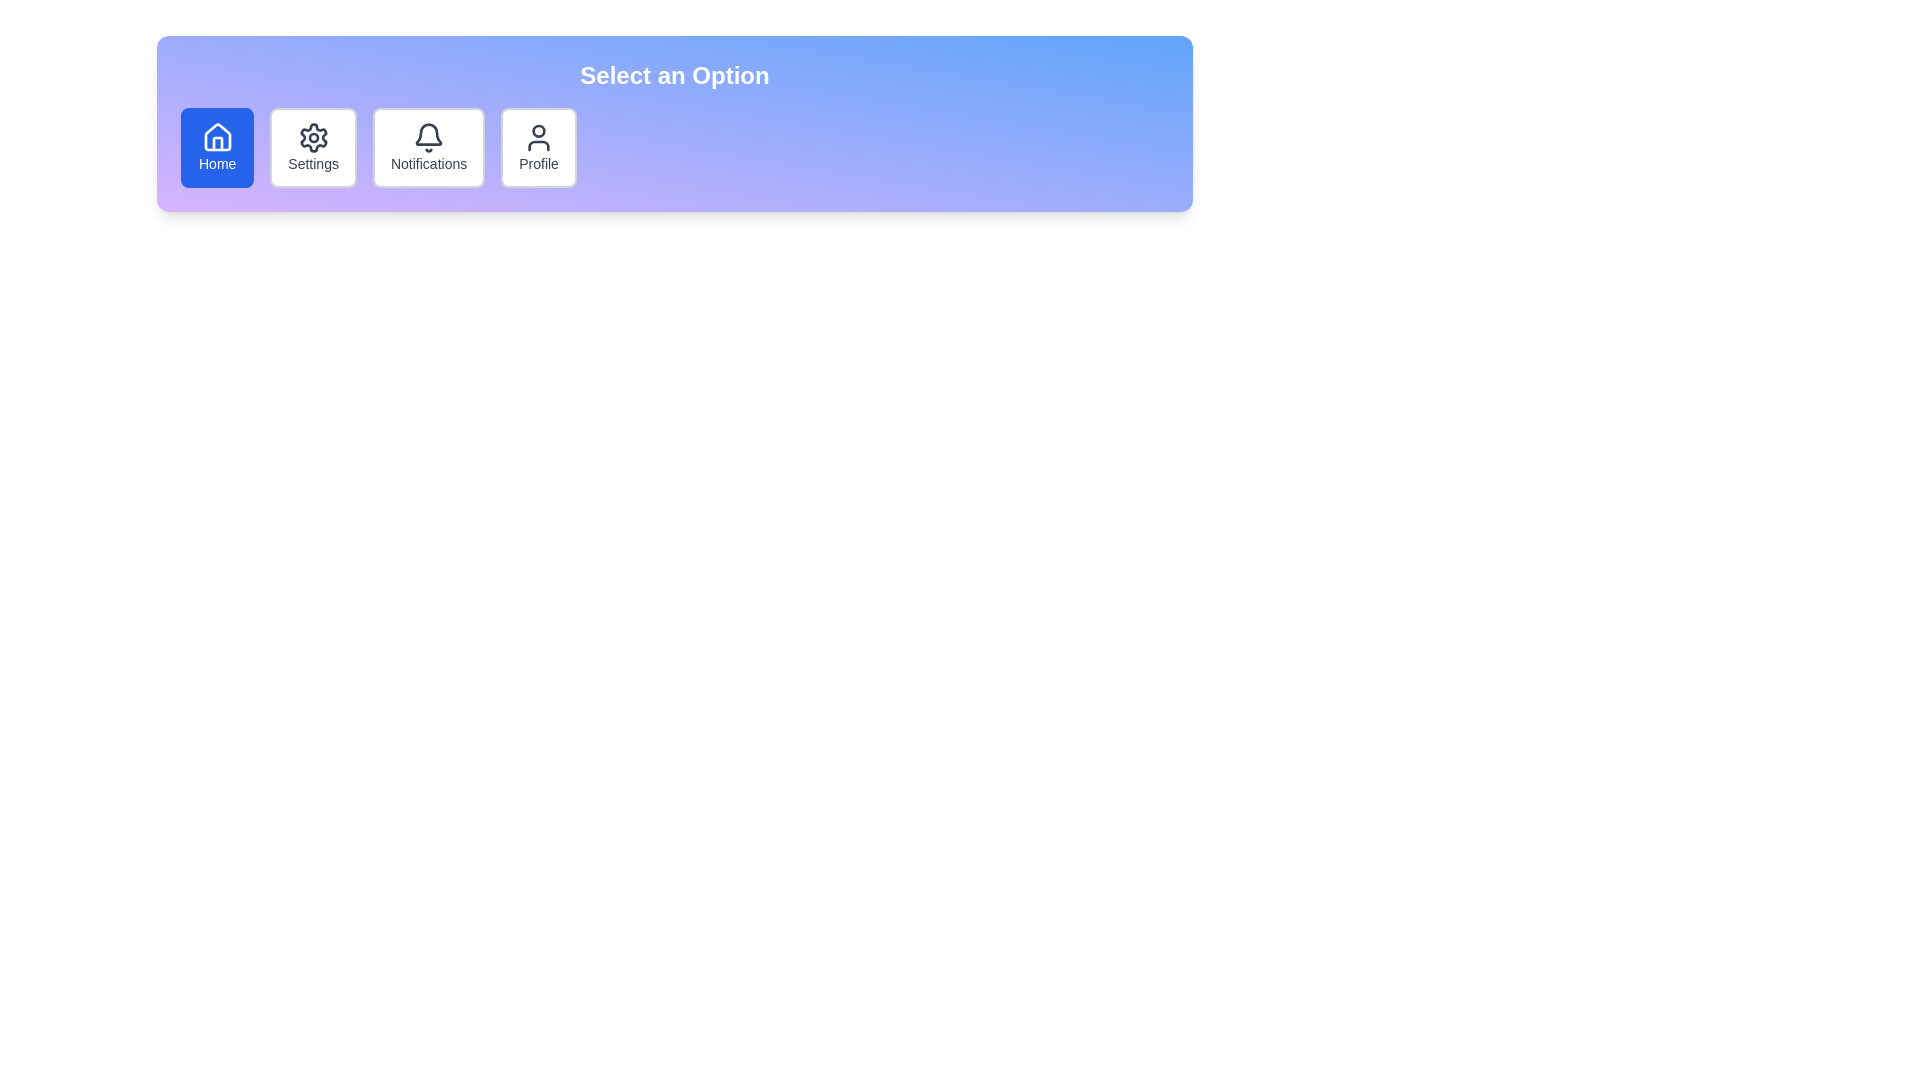 Image resolution: width=1920 pixels, height=1080 pixels. Describe the element at coordinates (217, 146) in the screenshot. I see `the 'Home' button, which is a rectangular button with rounded corners, solid blue background, and a white house icon above the word 'Home' in white text` at that location.